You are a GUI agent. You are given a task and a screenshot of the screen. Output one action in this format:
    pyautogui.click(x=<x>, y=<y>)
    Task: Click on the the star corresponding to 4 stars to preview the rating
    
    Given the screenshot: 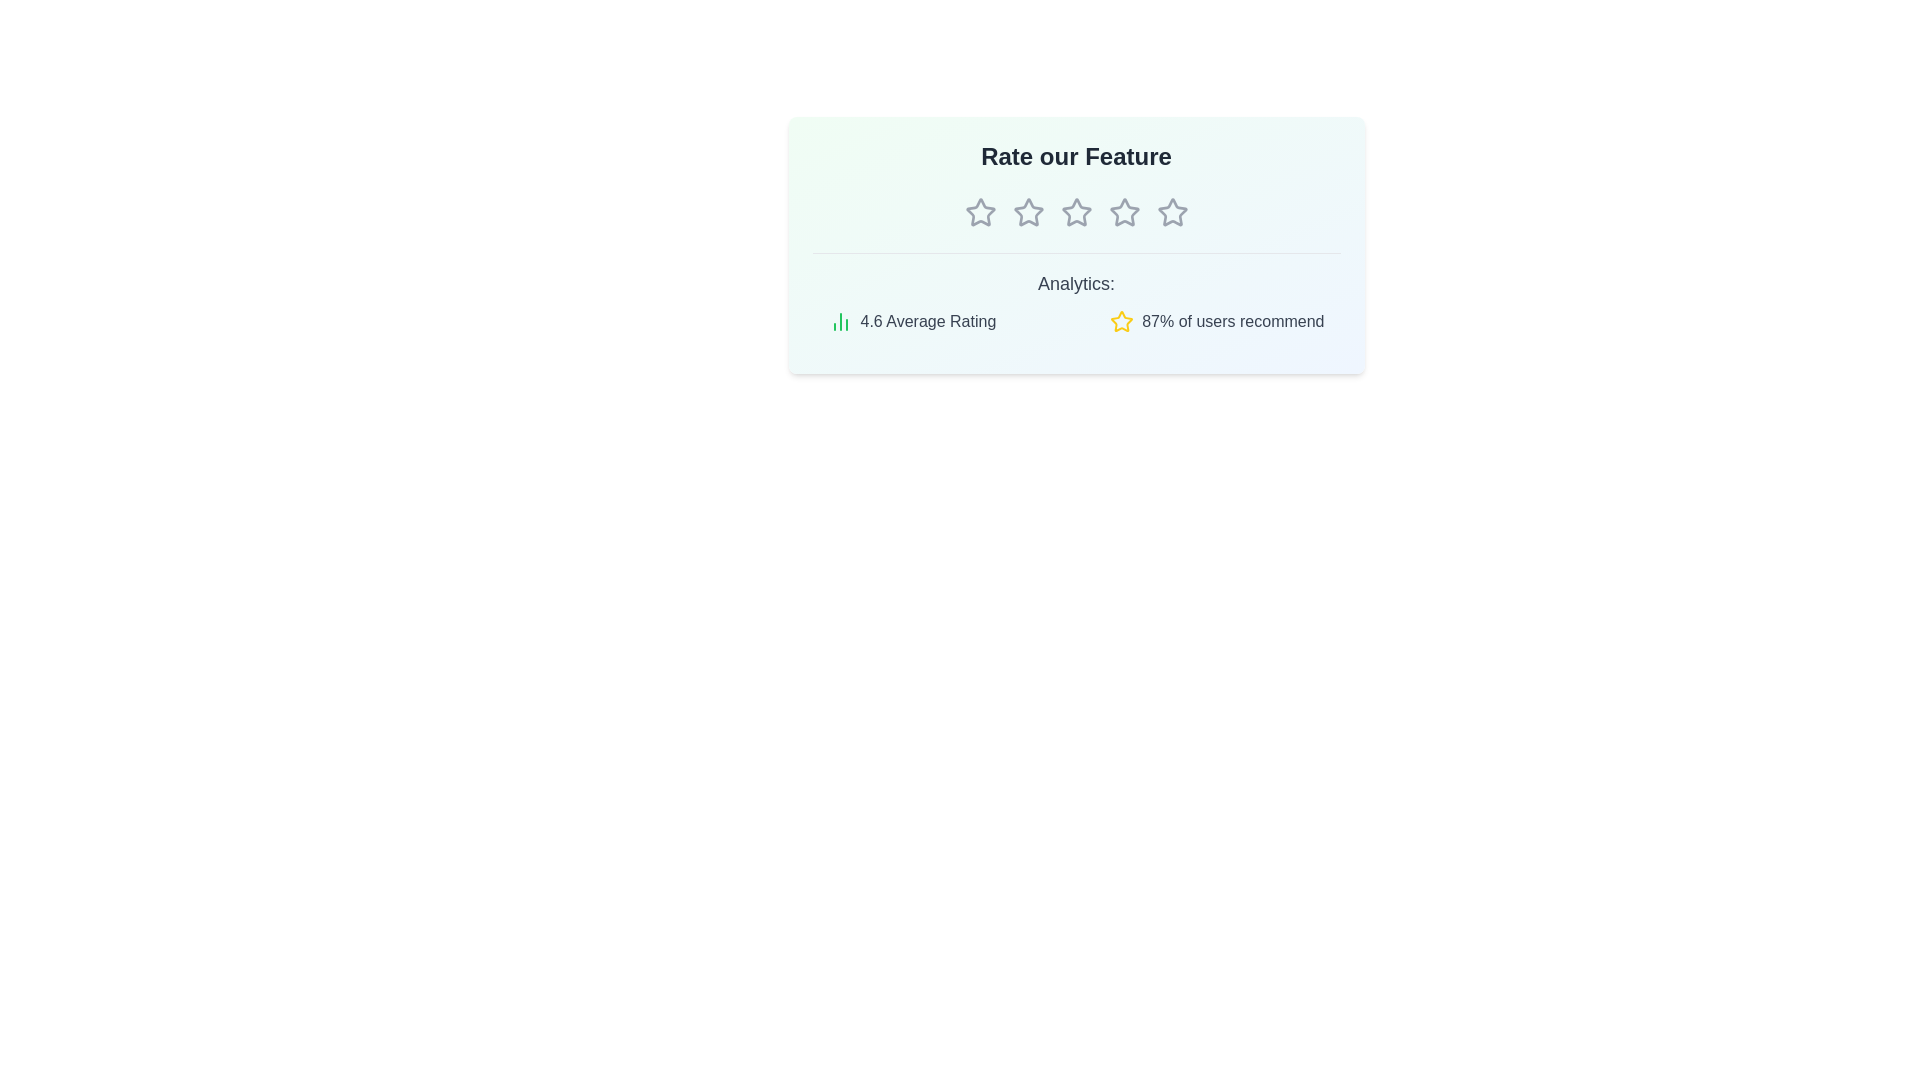 What is the action you would take?
    pyautogui.click(x=1124, y=212)
    